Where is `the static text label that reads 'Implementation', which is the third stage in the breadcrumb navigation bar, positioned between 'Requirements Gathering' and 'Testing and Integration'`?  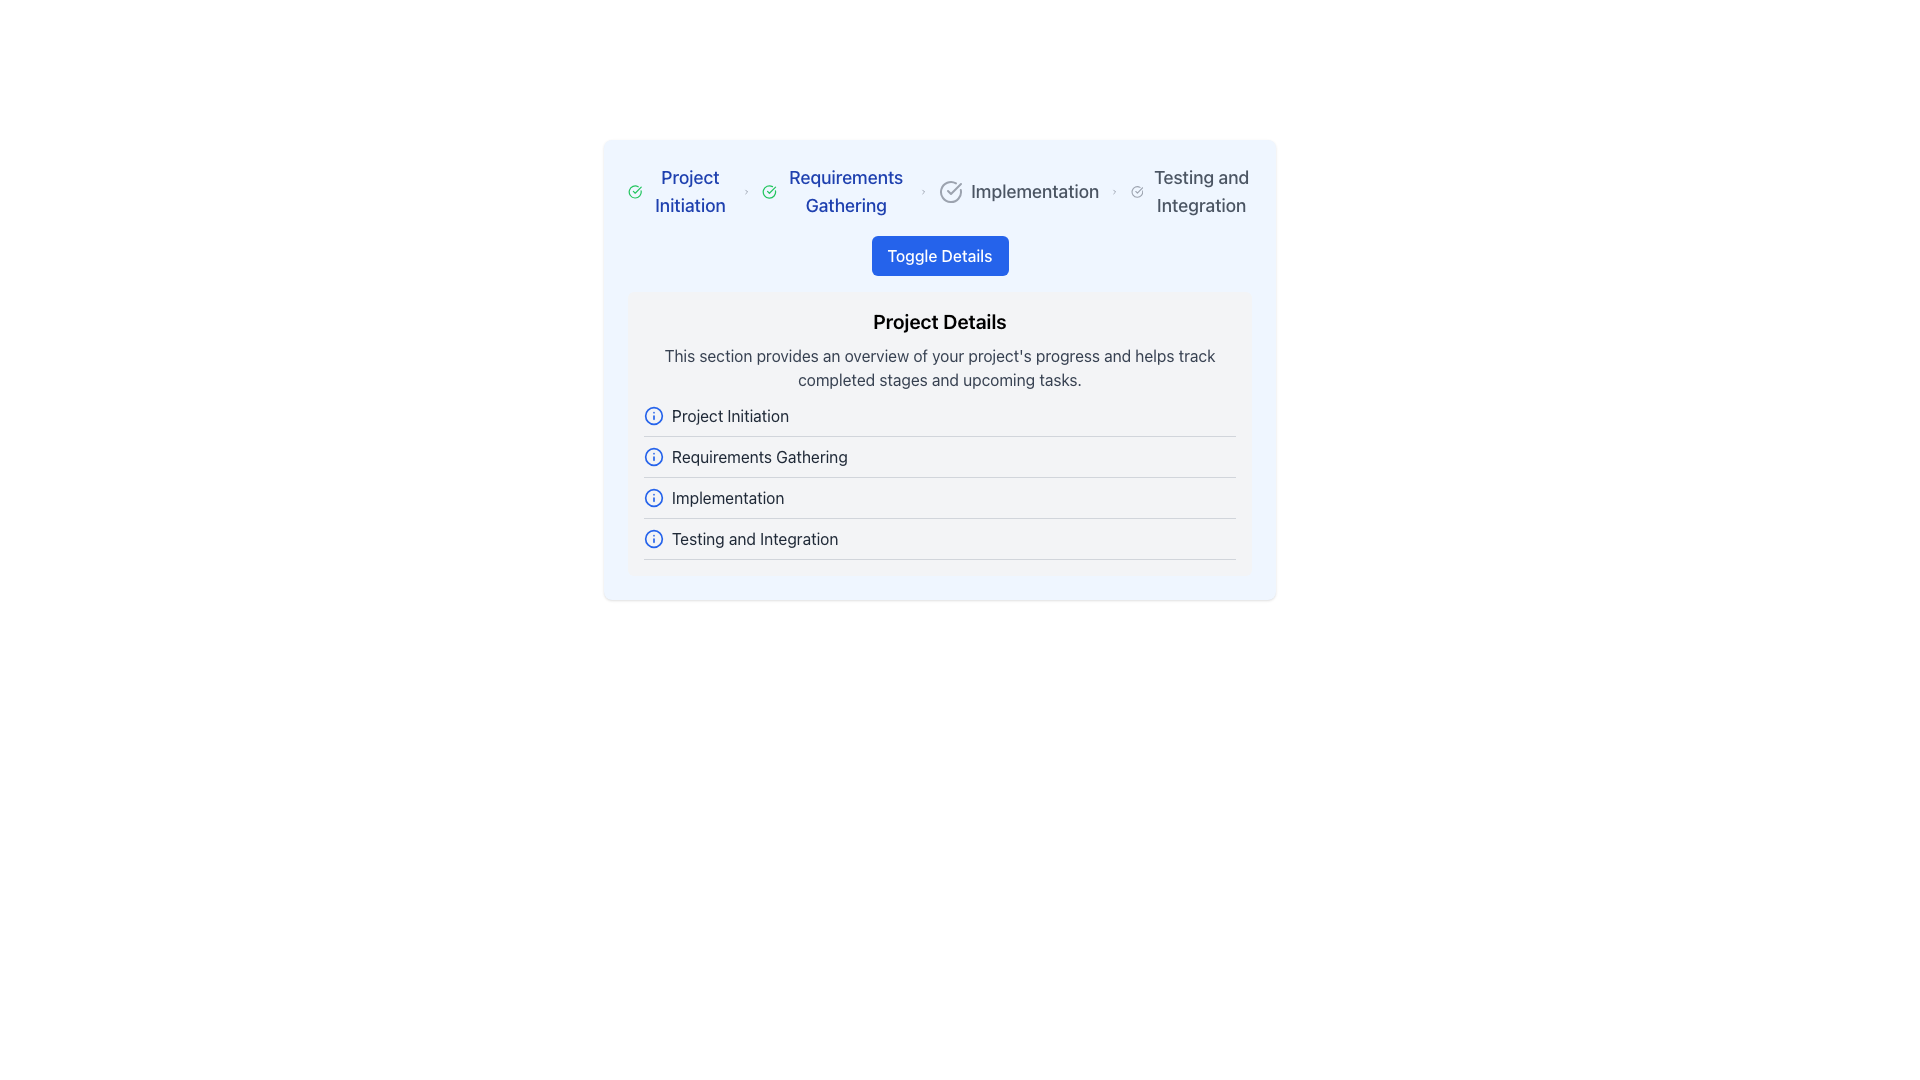 the static text label that reads 'Implementation', which is the third stage in the breadcrumb navigation bar, positioned between 'Requirements Gathering' and 'Testing and Integration' is located at coordinates (1035, 192).